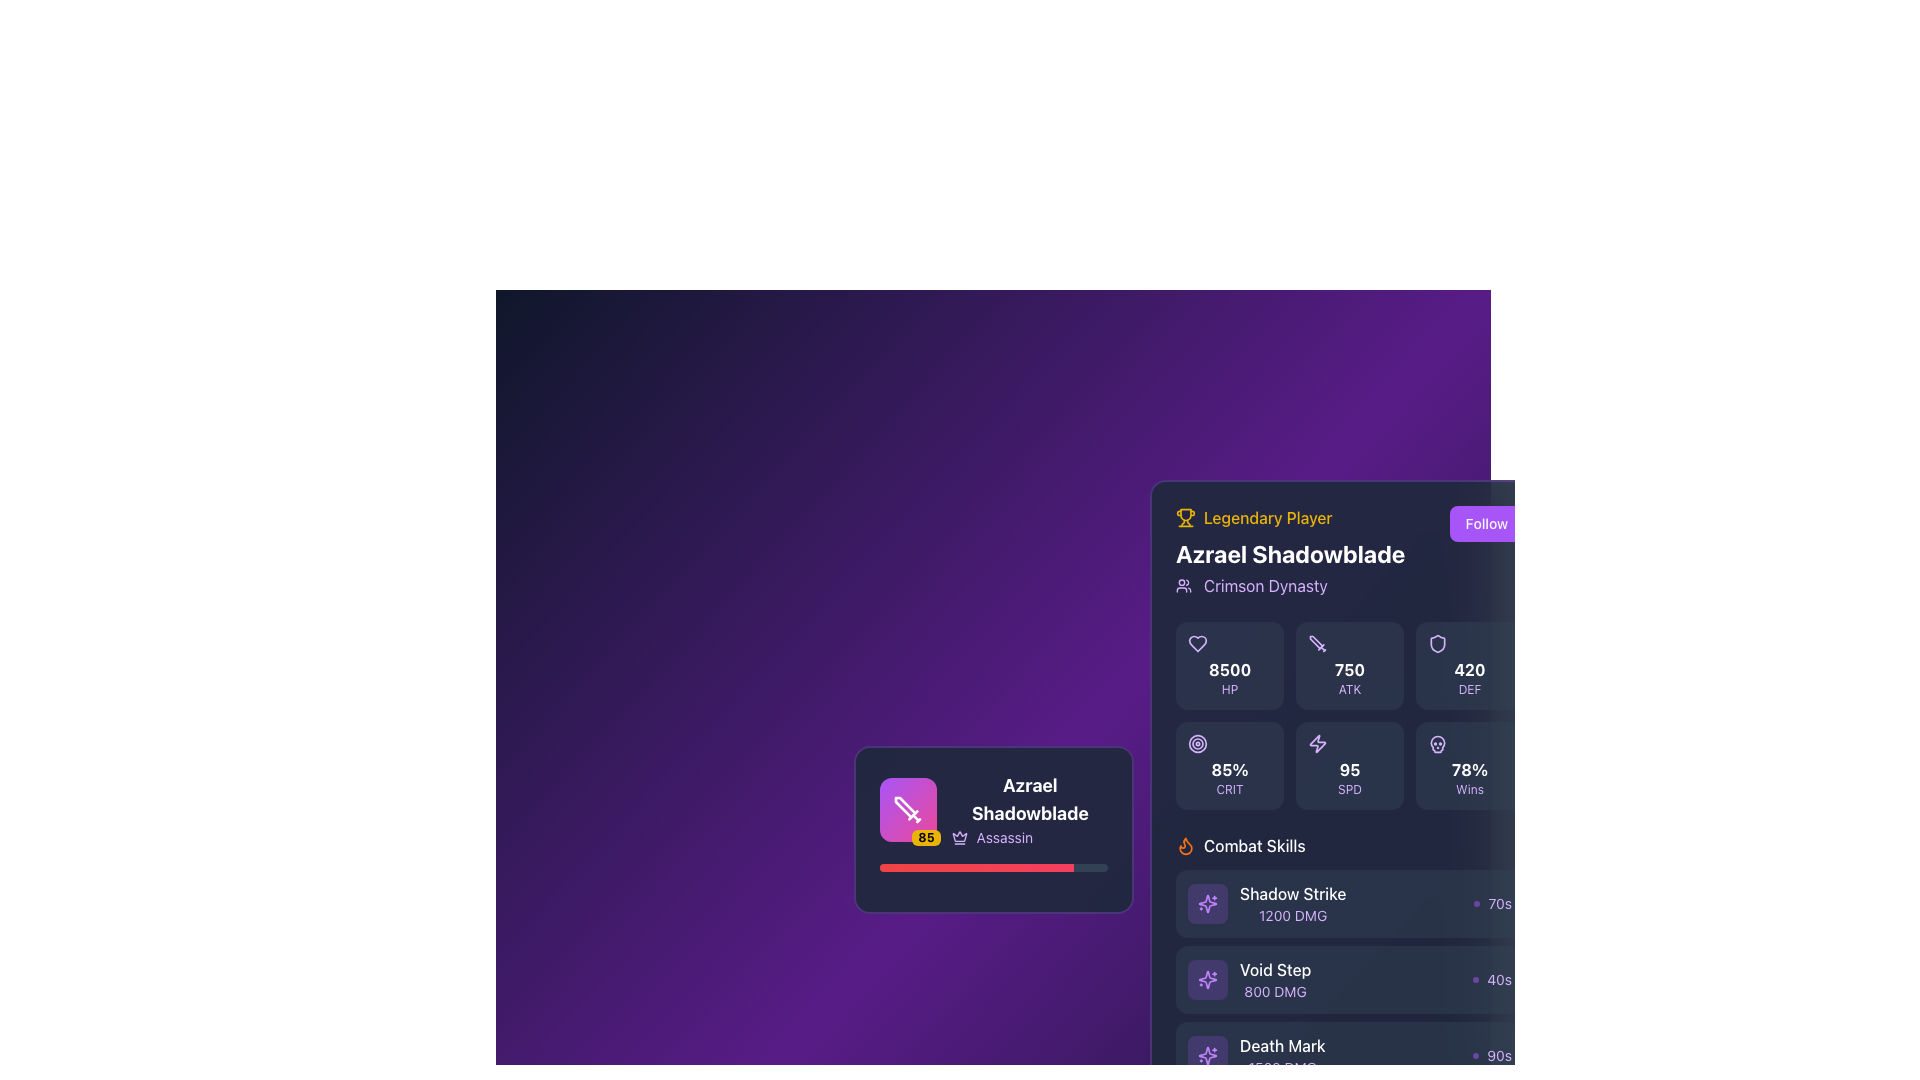  I want to click on the progress bar, which is a horizontal element with a gradient from red to rose, located in the lower part of the left card displaying character data, so click(976, 866).